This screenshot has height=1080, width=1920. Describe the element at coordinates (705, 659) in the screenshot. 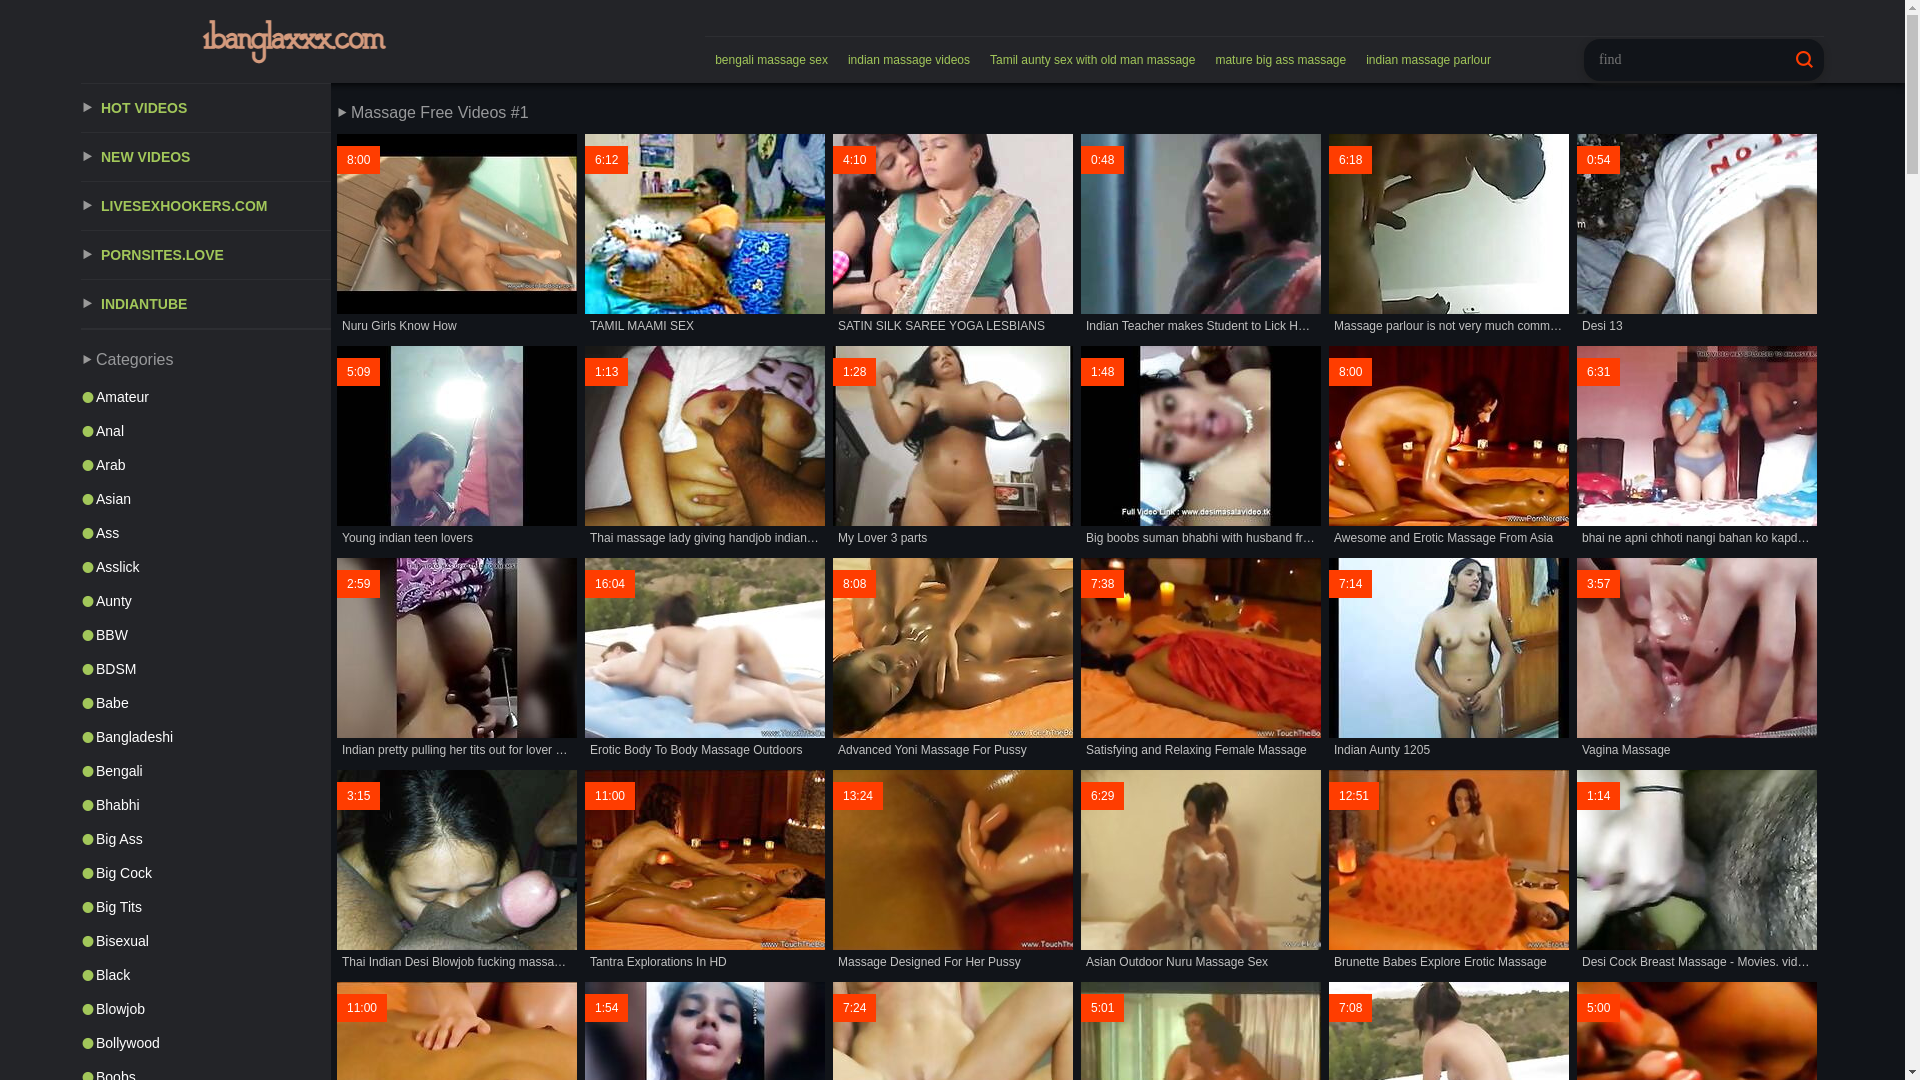

I see `'16:04` at that location.